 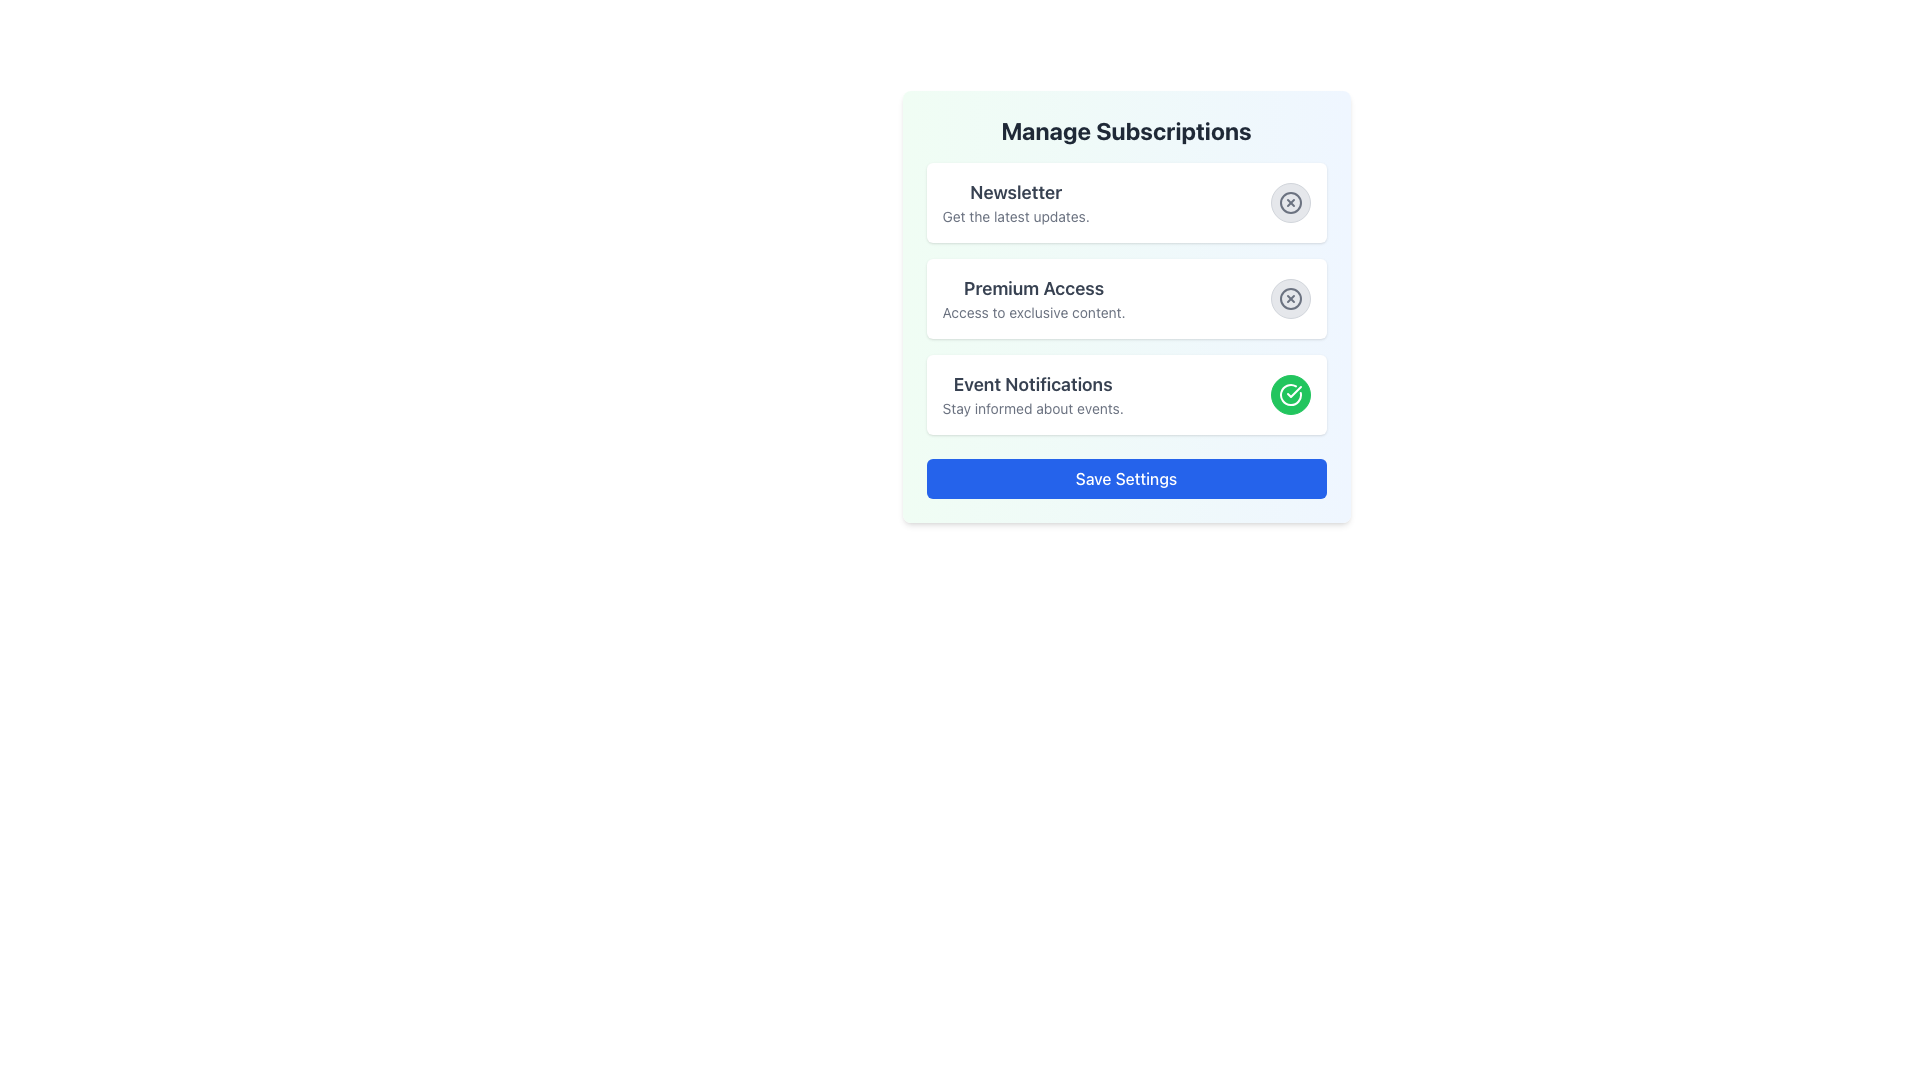 What do you see at coordinates (1290, 394) in the screenshot?
I see `the toggle button to the right of 'Event Notifications' in the 'Manage Subscriptions' section` at bounding box center [1290, 394].